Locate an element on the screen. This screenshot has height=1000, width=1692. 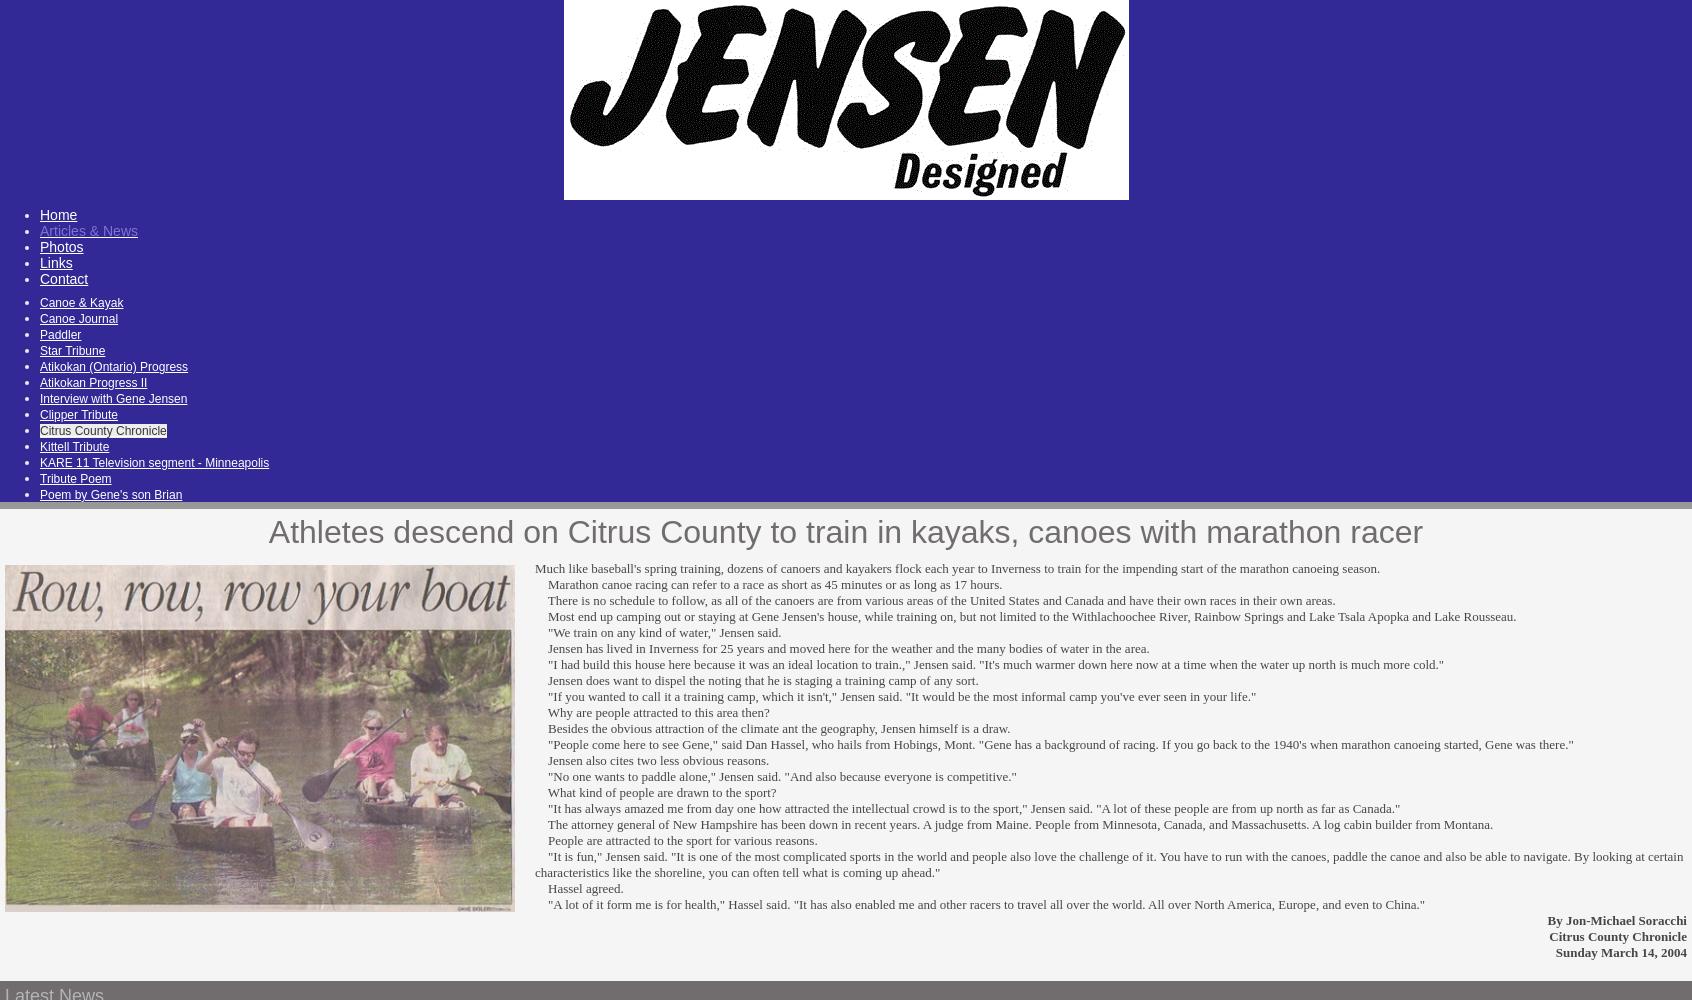
'Paddler' is located at coordinates (59, 334).